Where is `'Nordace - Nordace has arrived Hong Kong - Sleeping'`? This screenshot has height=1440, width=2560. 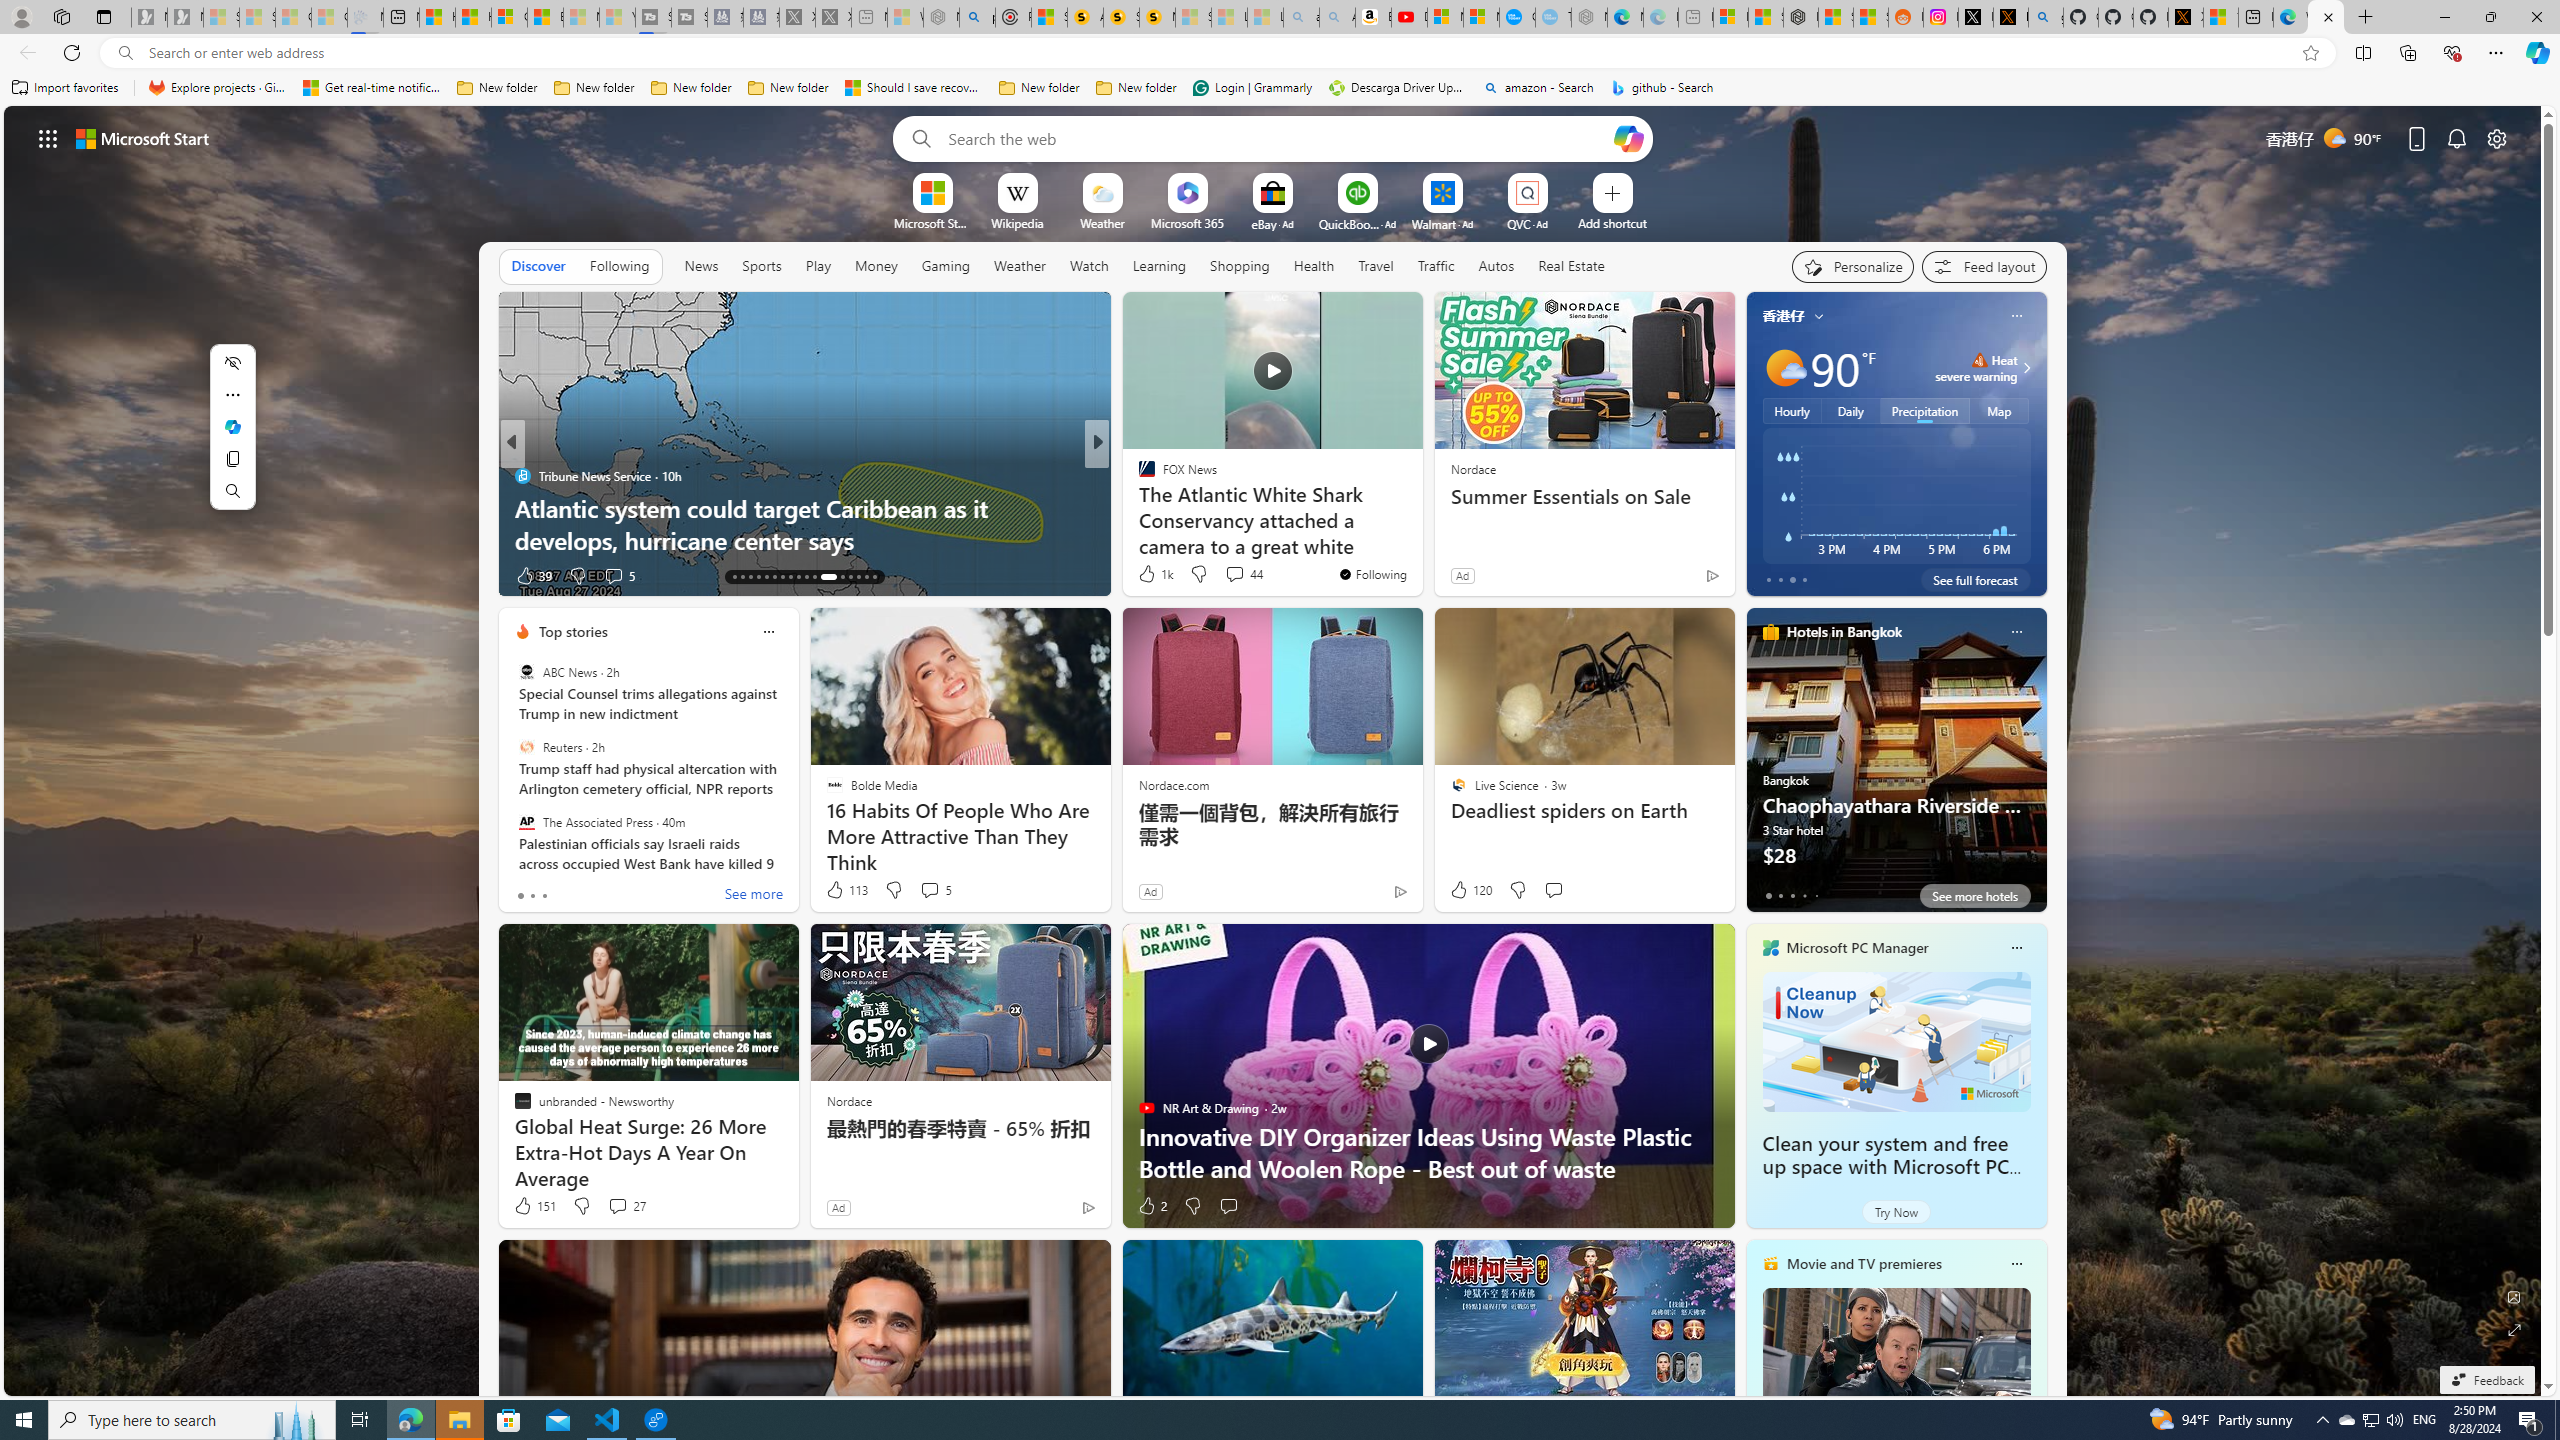
'Nordace - Nordace has arrived Hong Kong - Sleeping' is located at coordinates (1589, 16).